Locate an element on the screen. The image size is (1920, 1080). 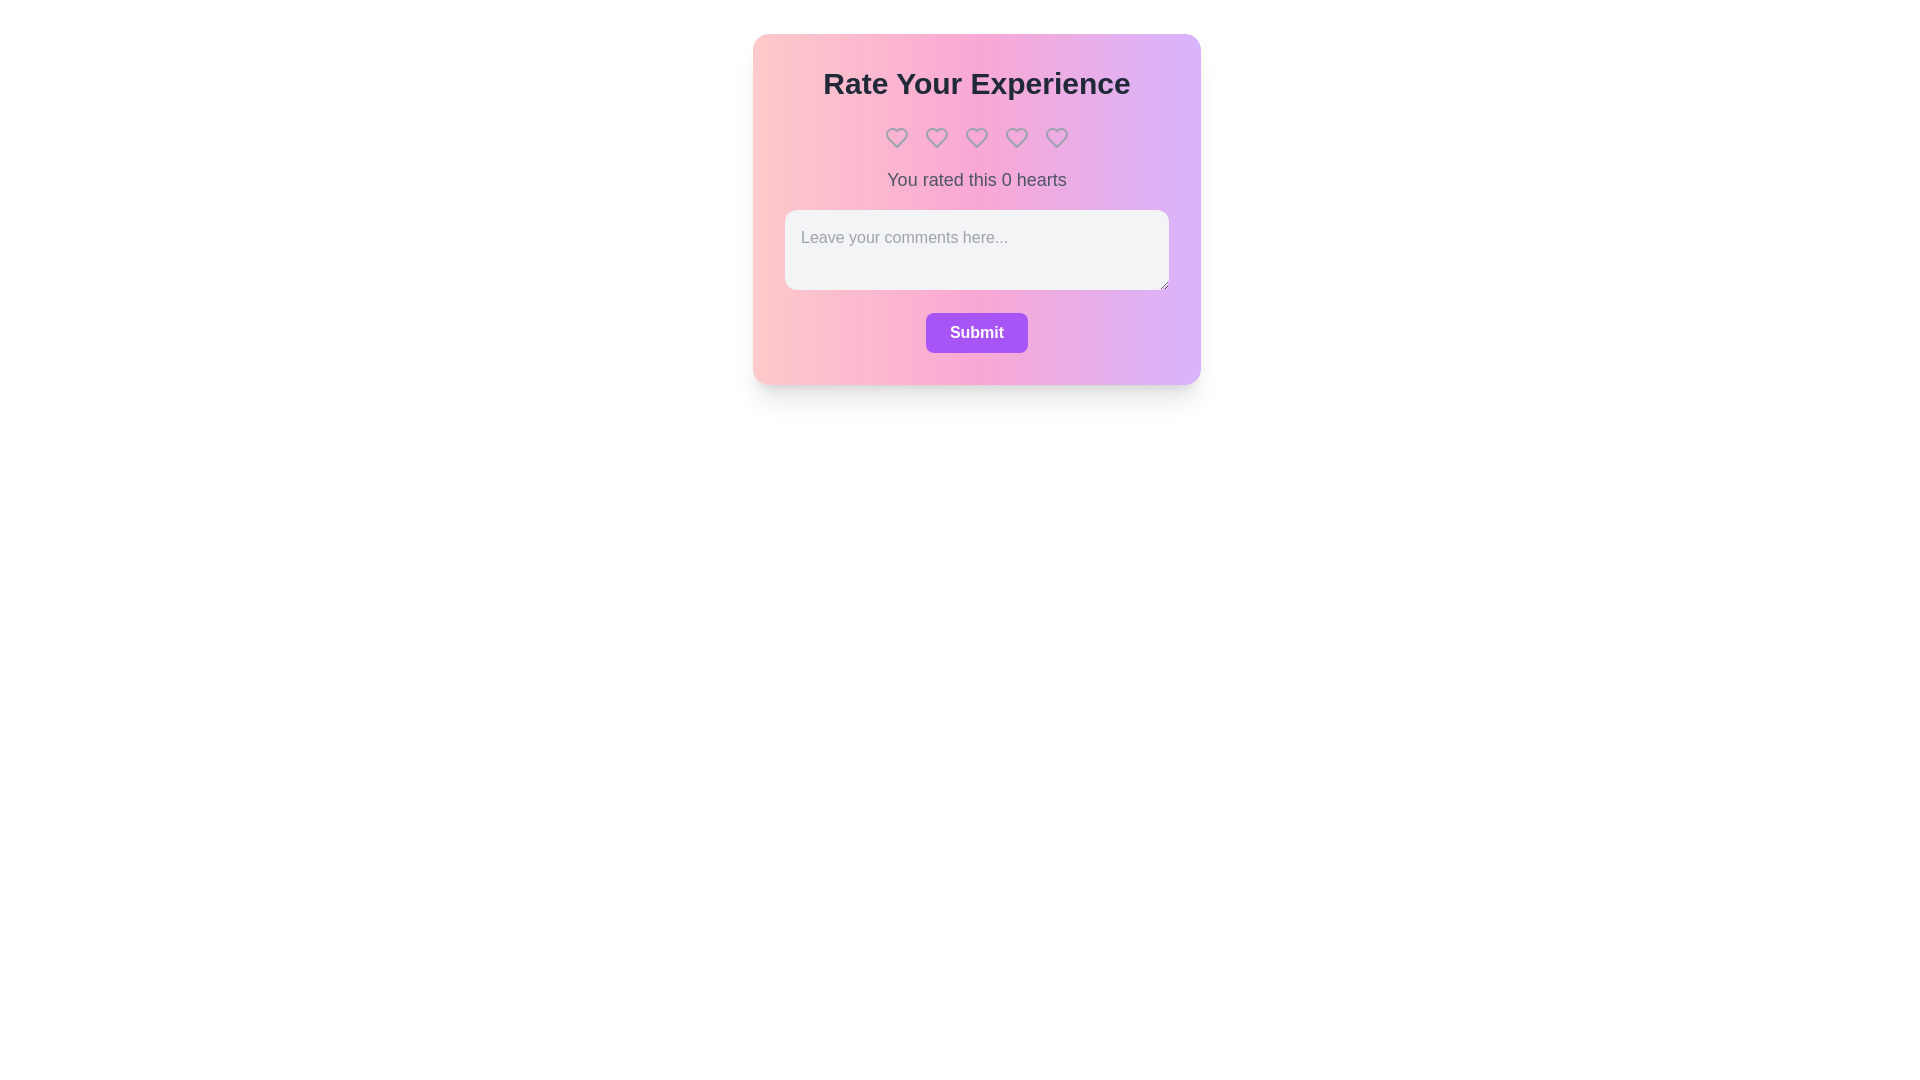
the submit button to send the rating and comments is located at coordinates (977, 331).